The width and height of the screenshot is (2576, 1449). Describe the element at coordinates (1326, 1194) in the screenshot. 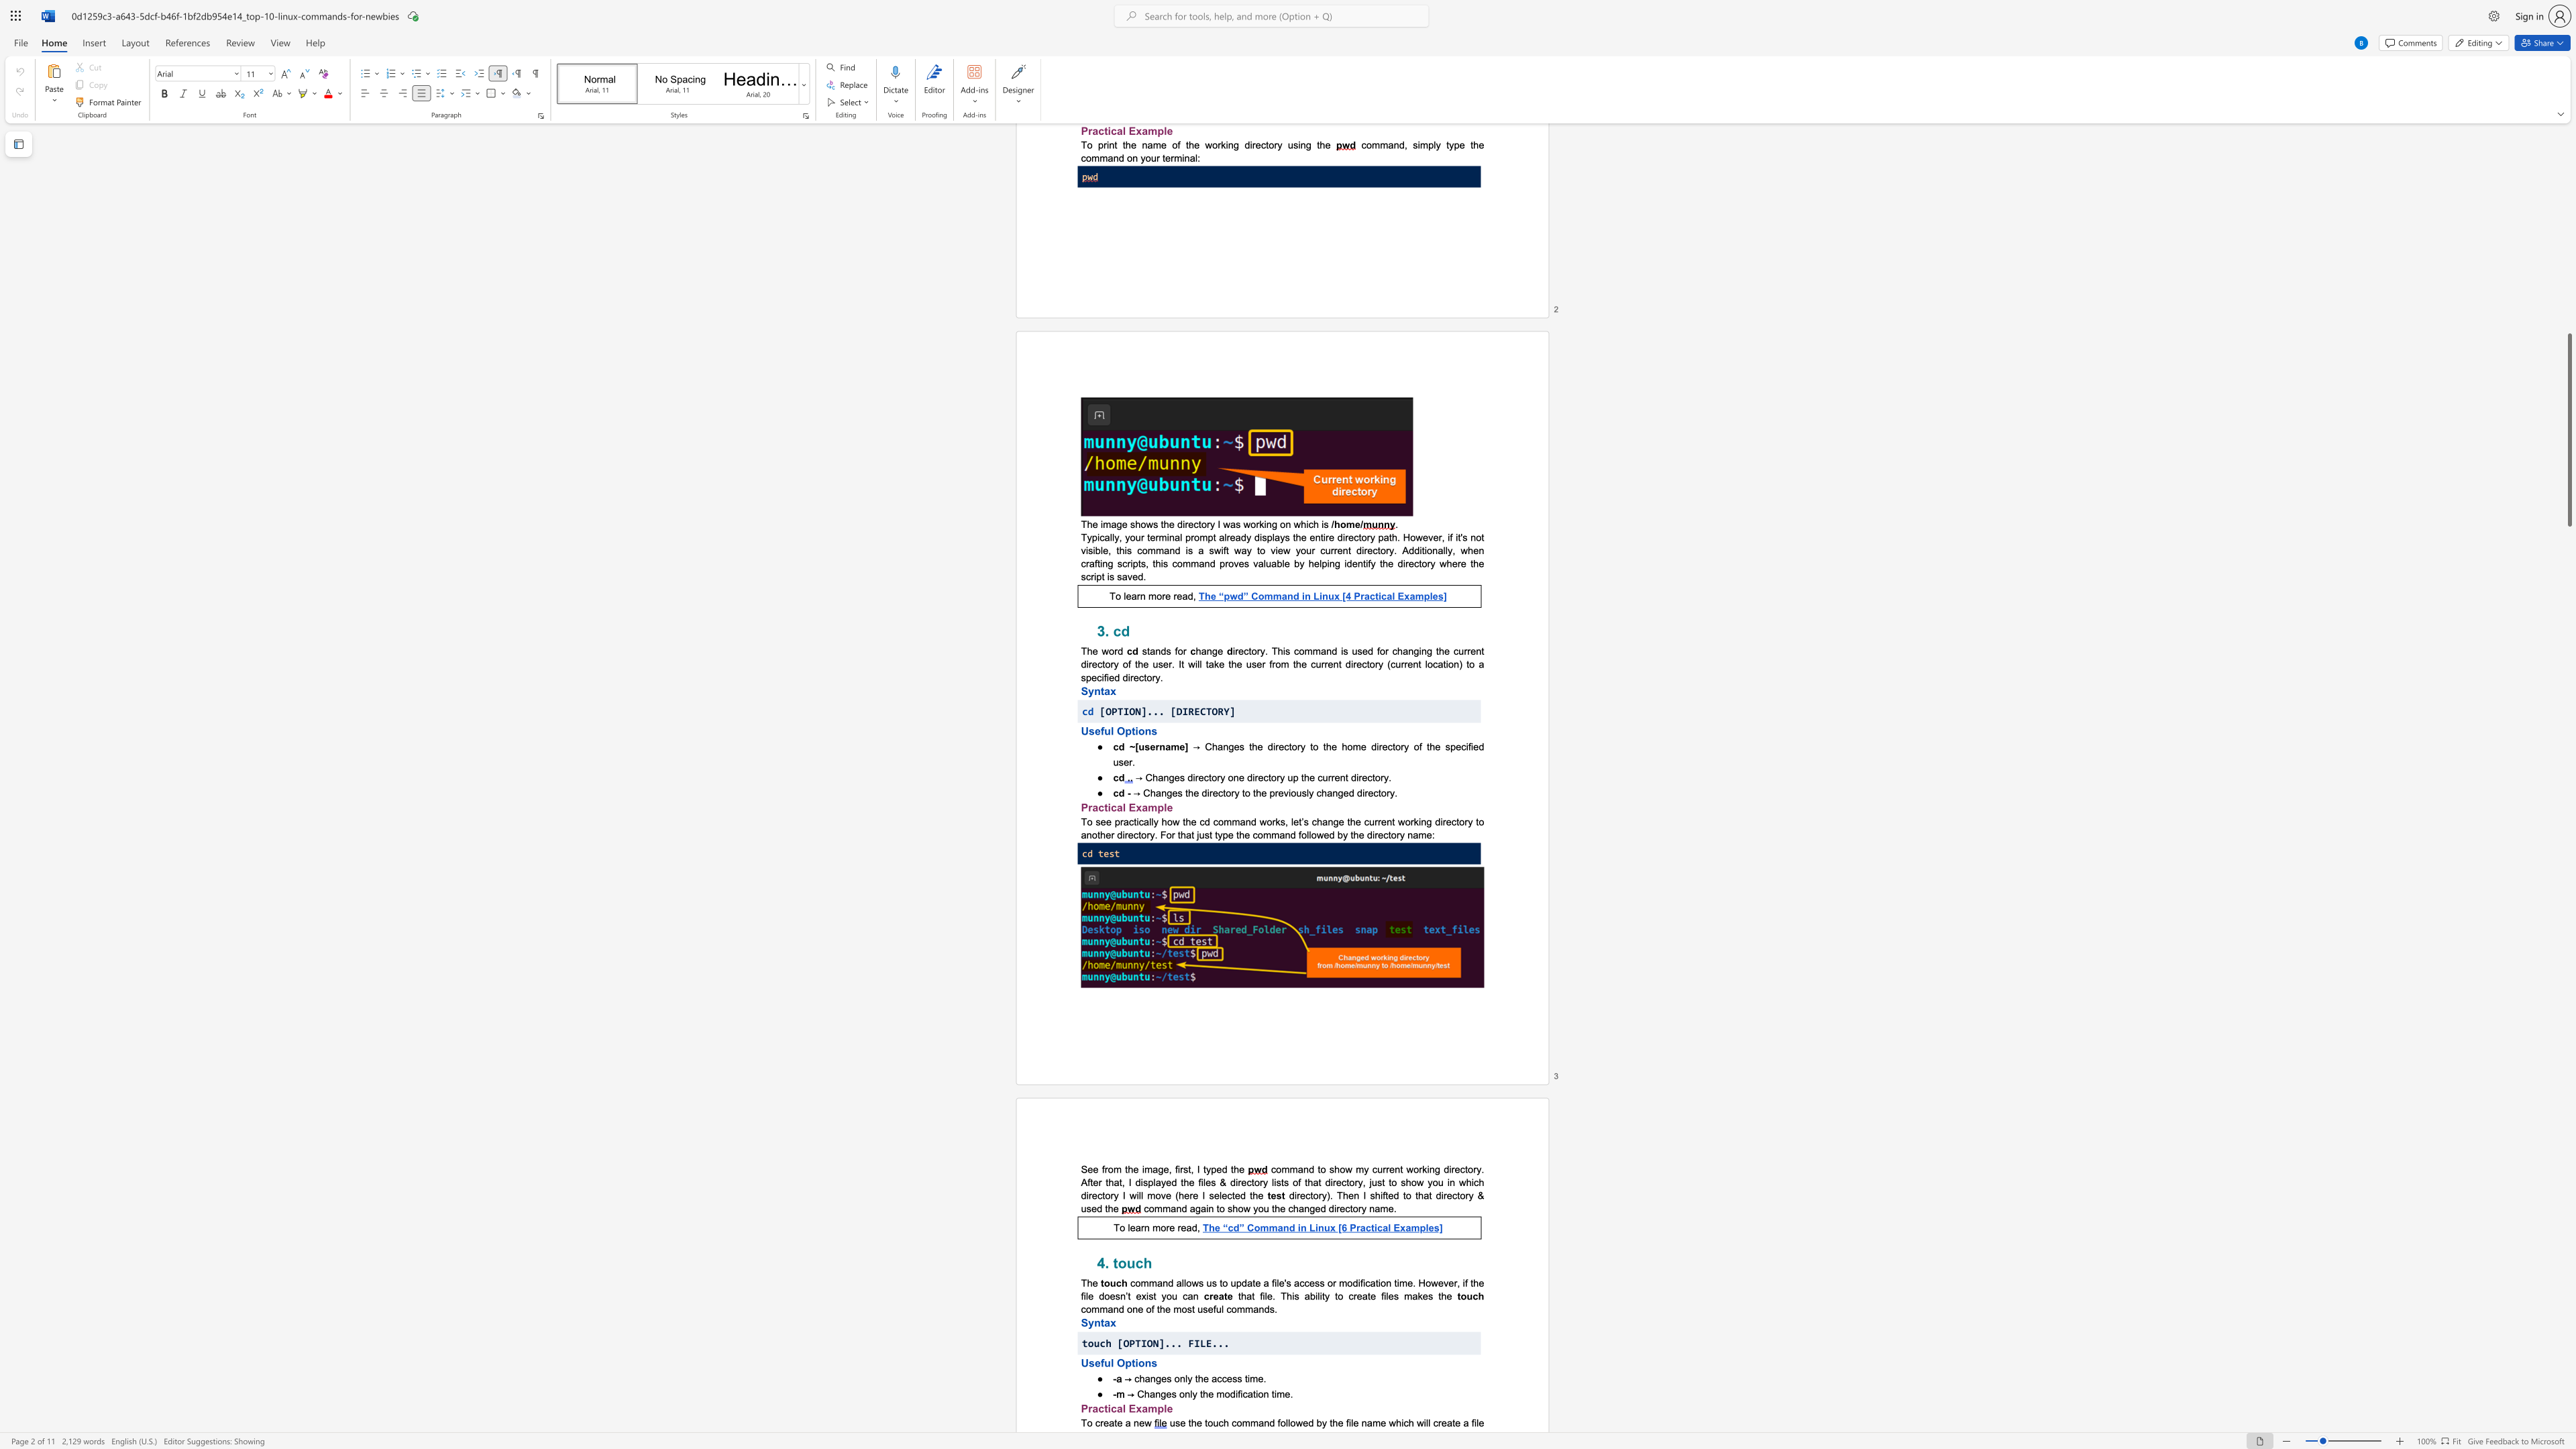

I see `the subset text "). Th" within the text "directory). Then I shifted to that directory & used the"` at that location.